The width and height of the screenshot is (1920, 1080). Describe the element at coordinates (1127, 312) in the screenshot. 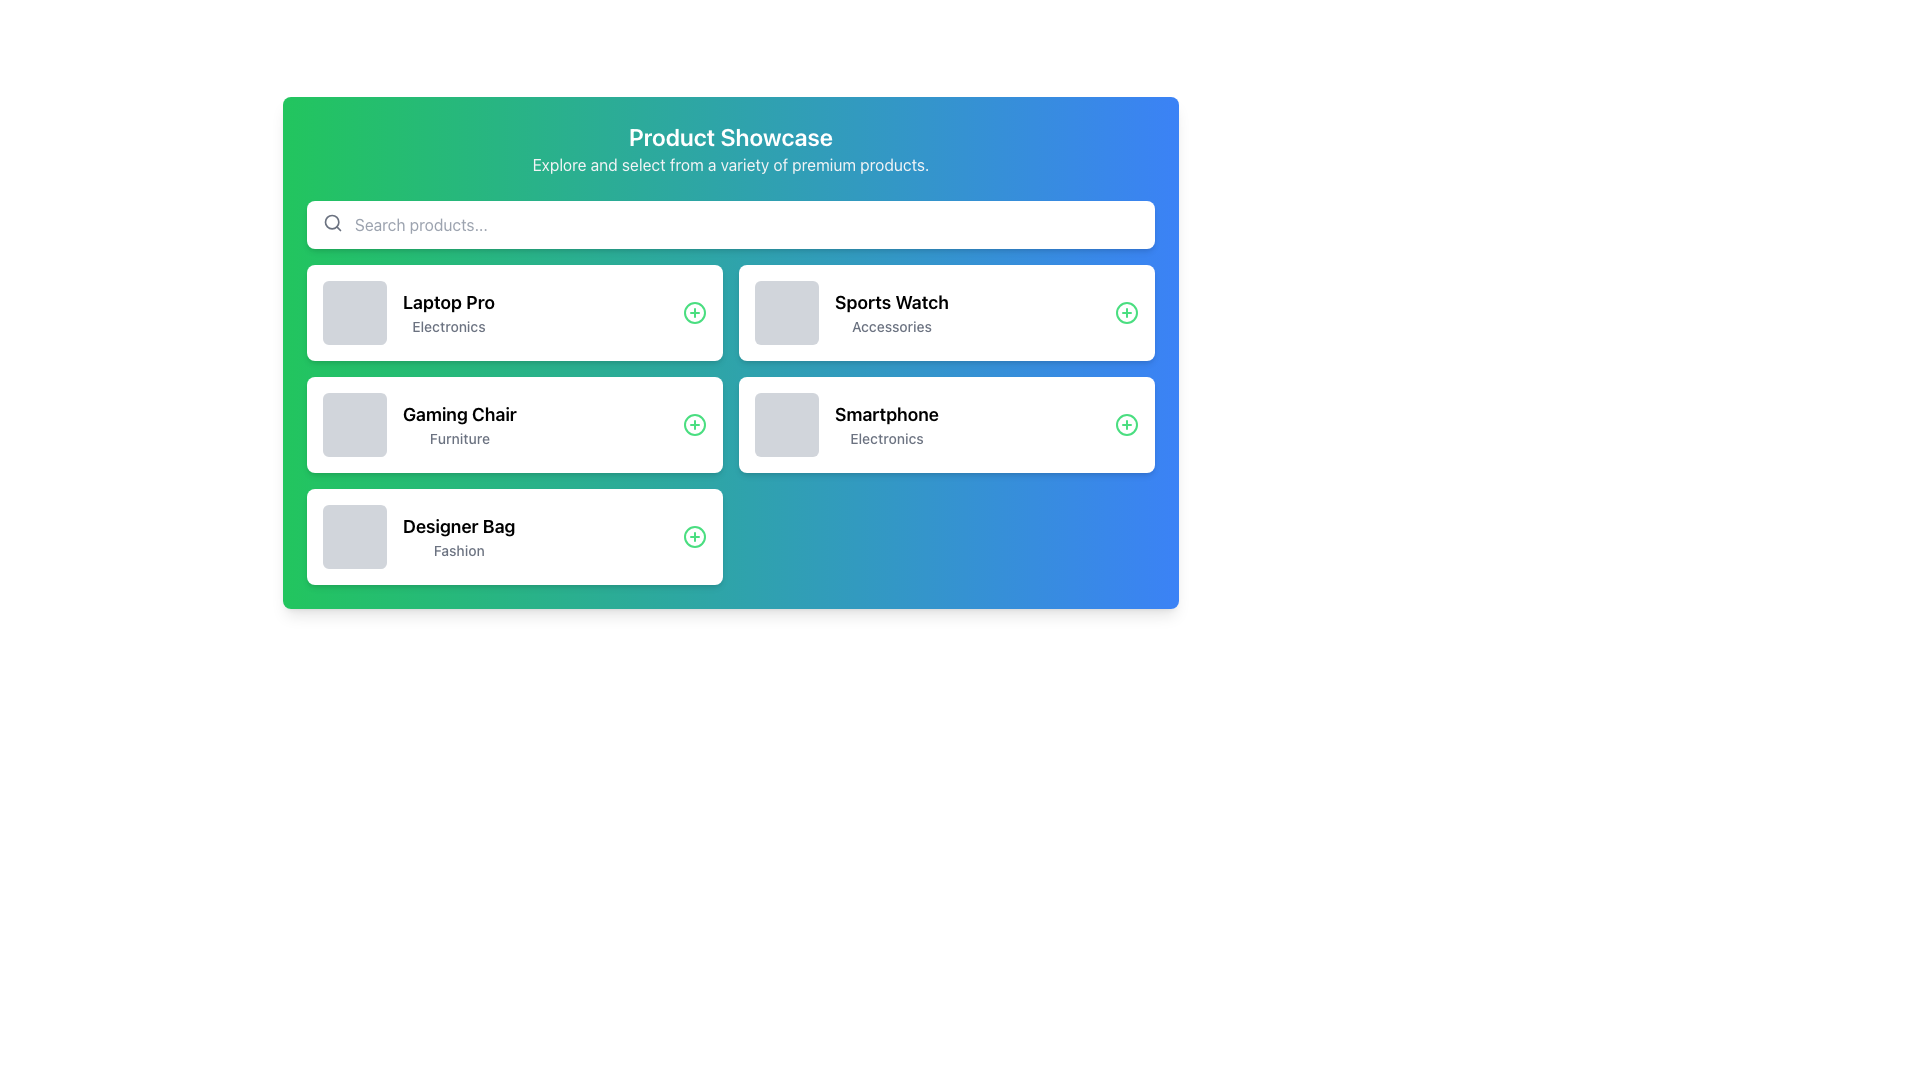

I see `the circular green element within the '+' icon located in the top right corner of the 'Sports Watch' card` at that location.